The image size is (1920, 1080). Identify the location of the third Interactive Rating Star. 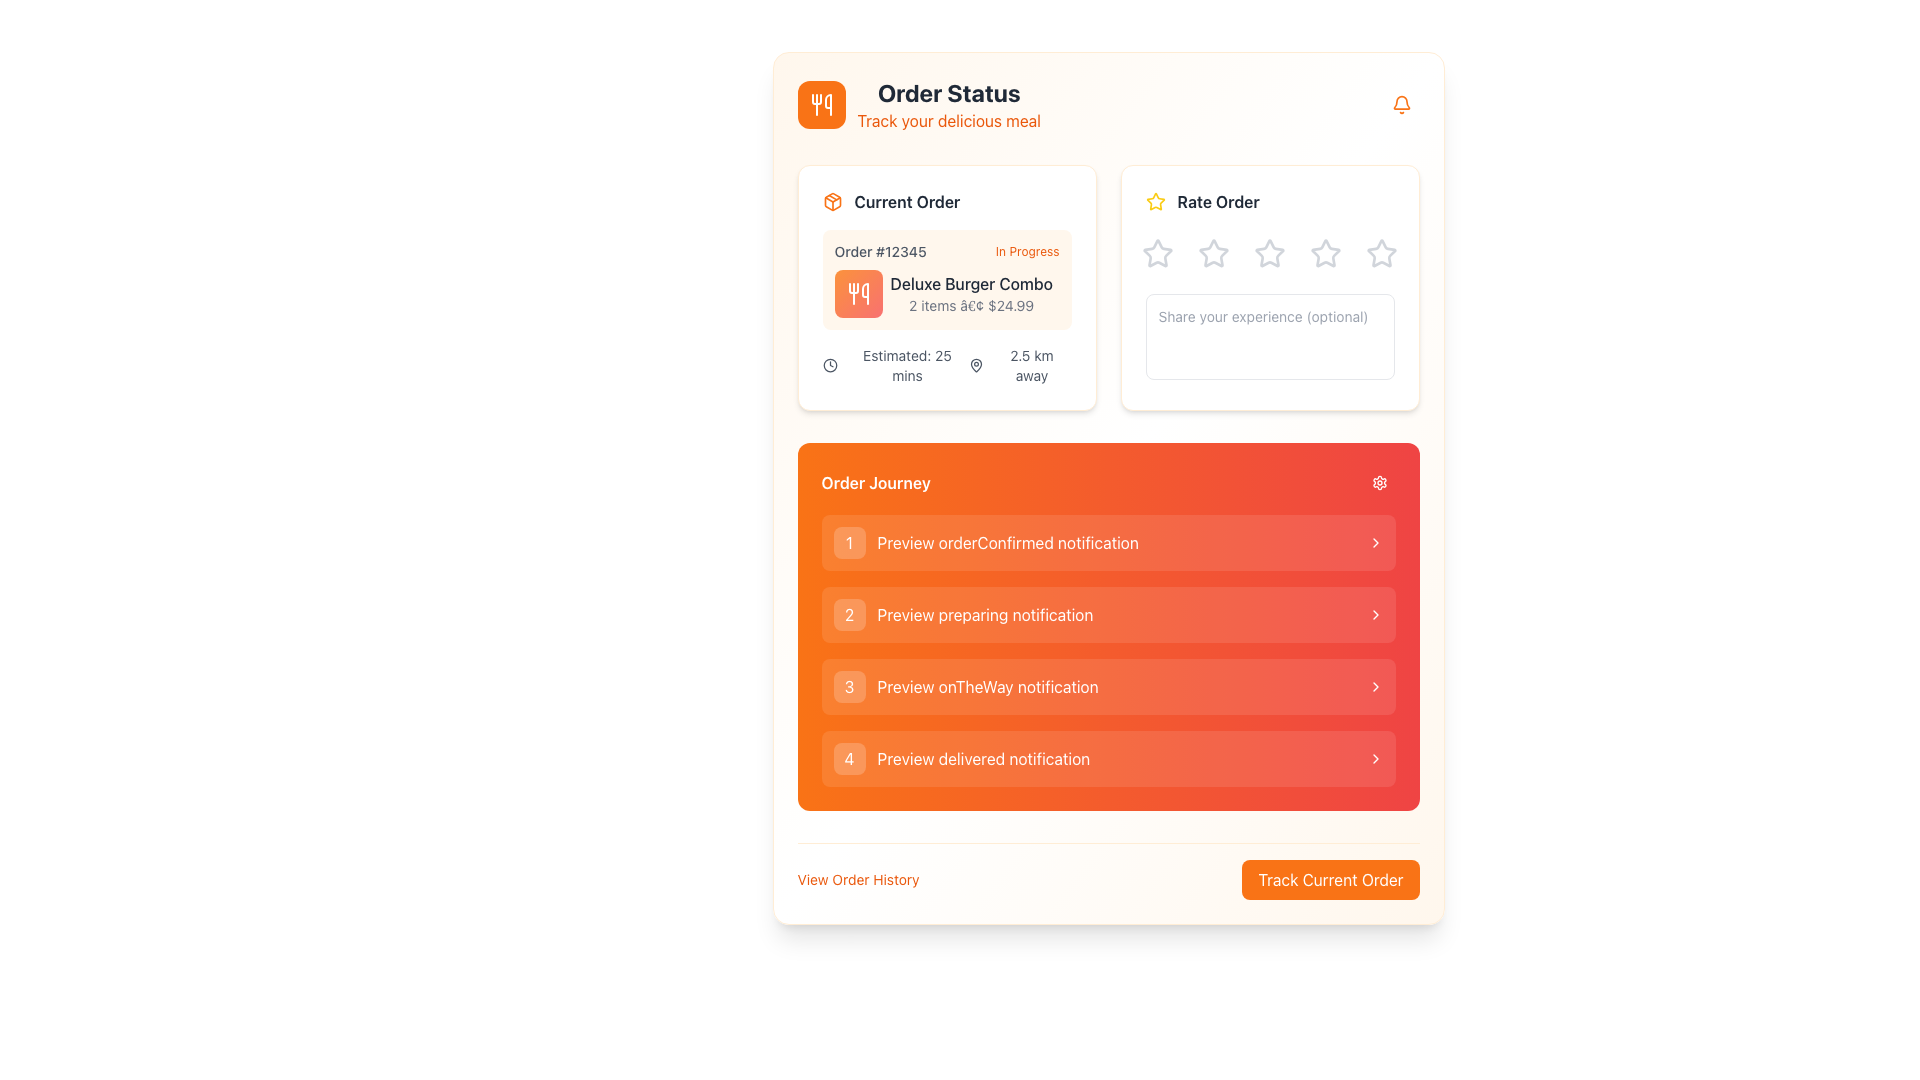
(1269, 253).